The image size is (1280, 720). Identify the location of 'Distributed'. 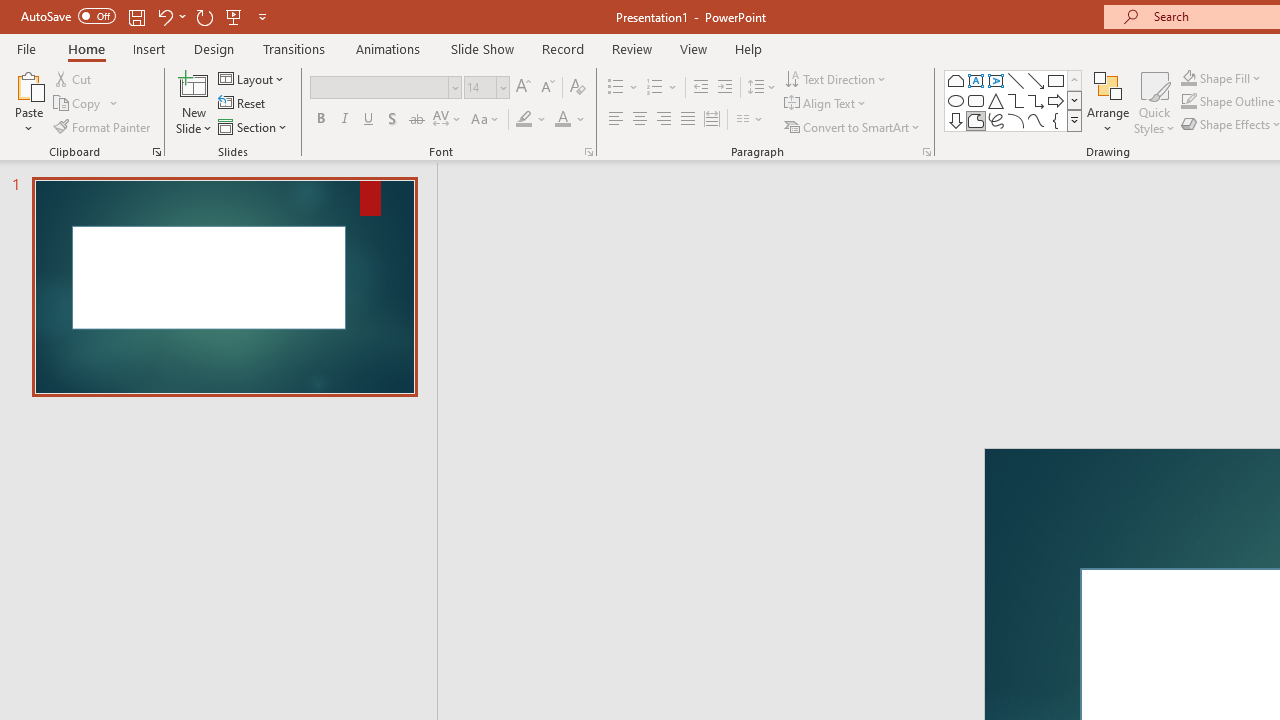
(712, 119).